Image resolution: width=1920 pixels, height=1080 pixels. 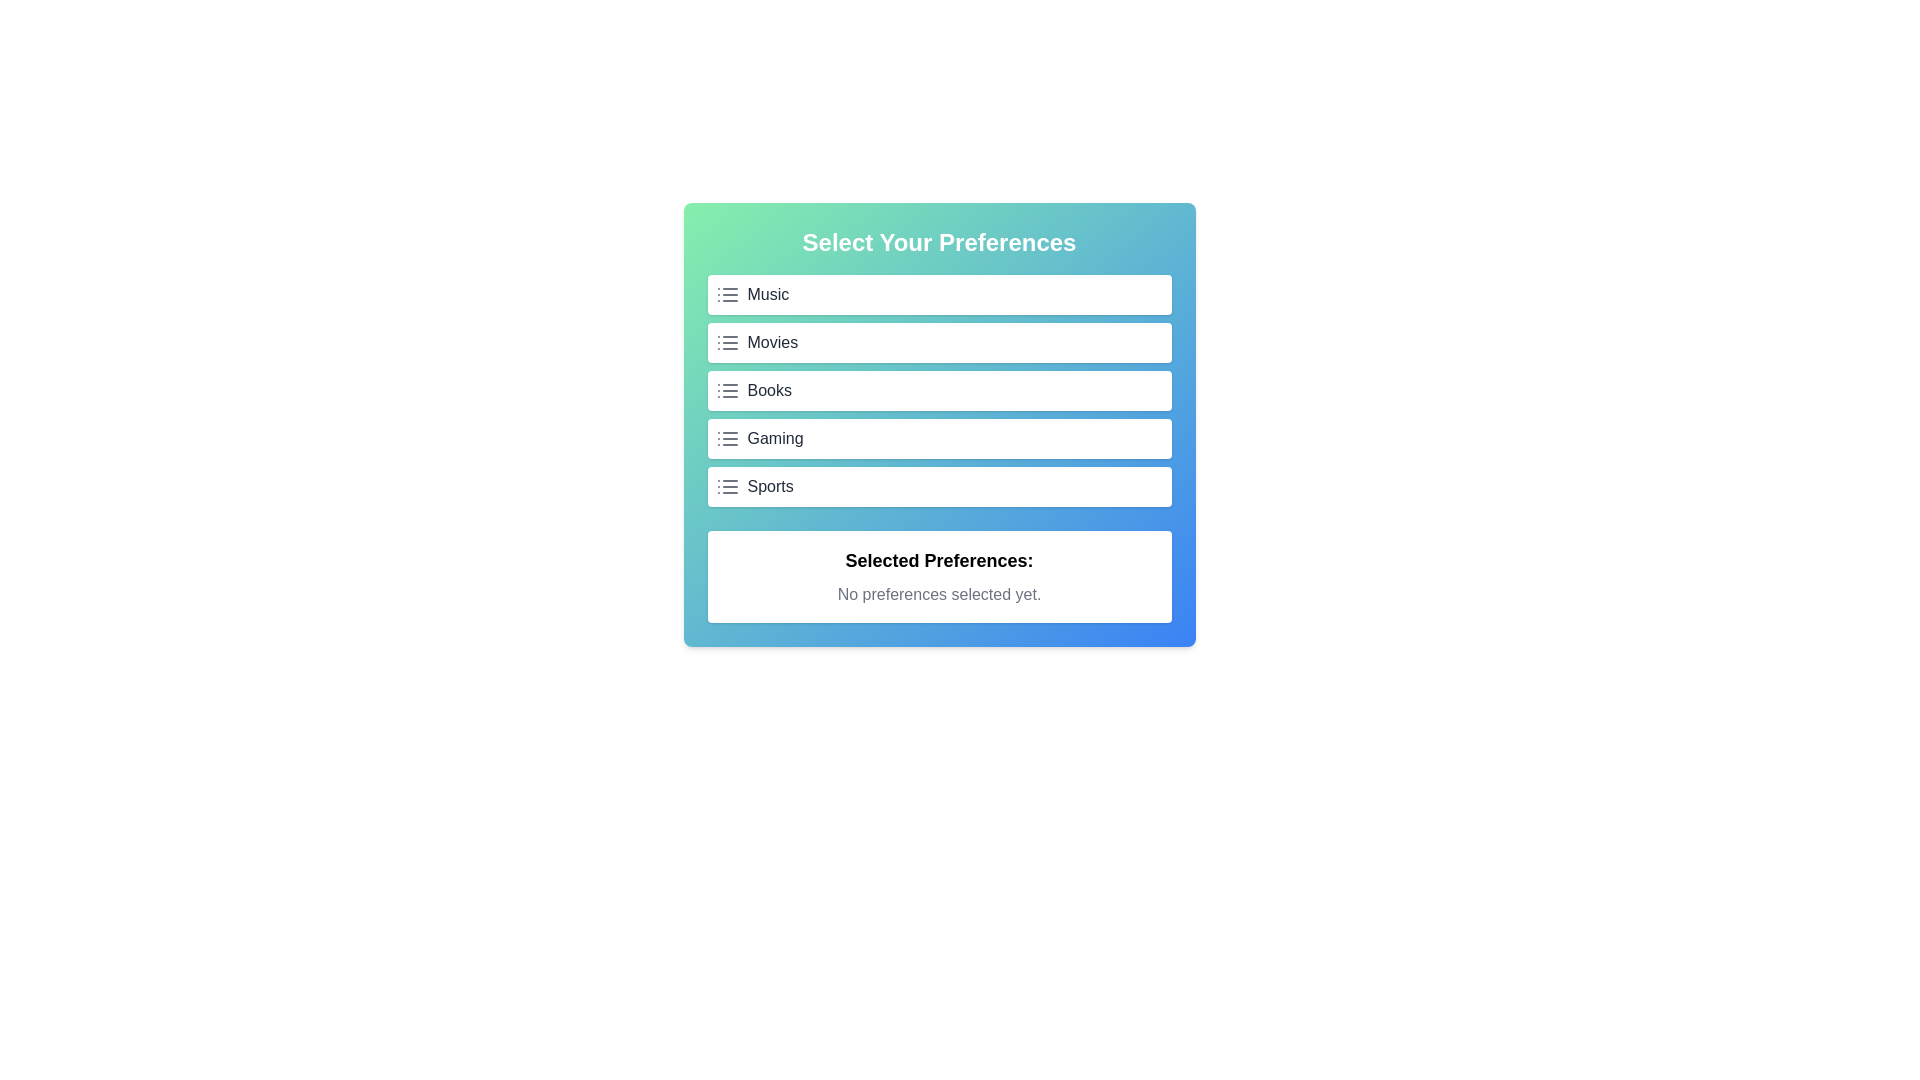 I want to click on the decorative 'Books' icon located to the left of the 'Books' text in the third row from the top, so click(x=726, y=390).